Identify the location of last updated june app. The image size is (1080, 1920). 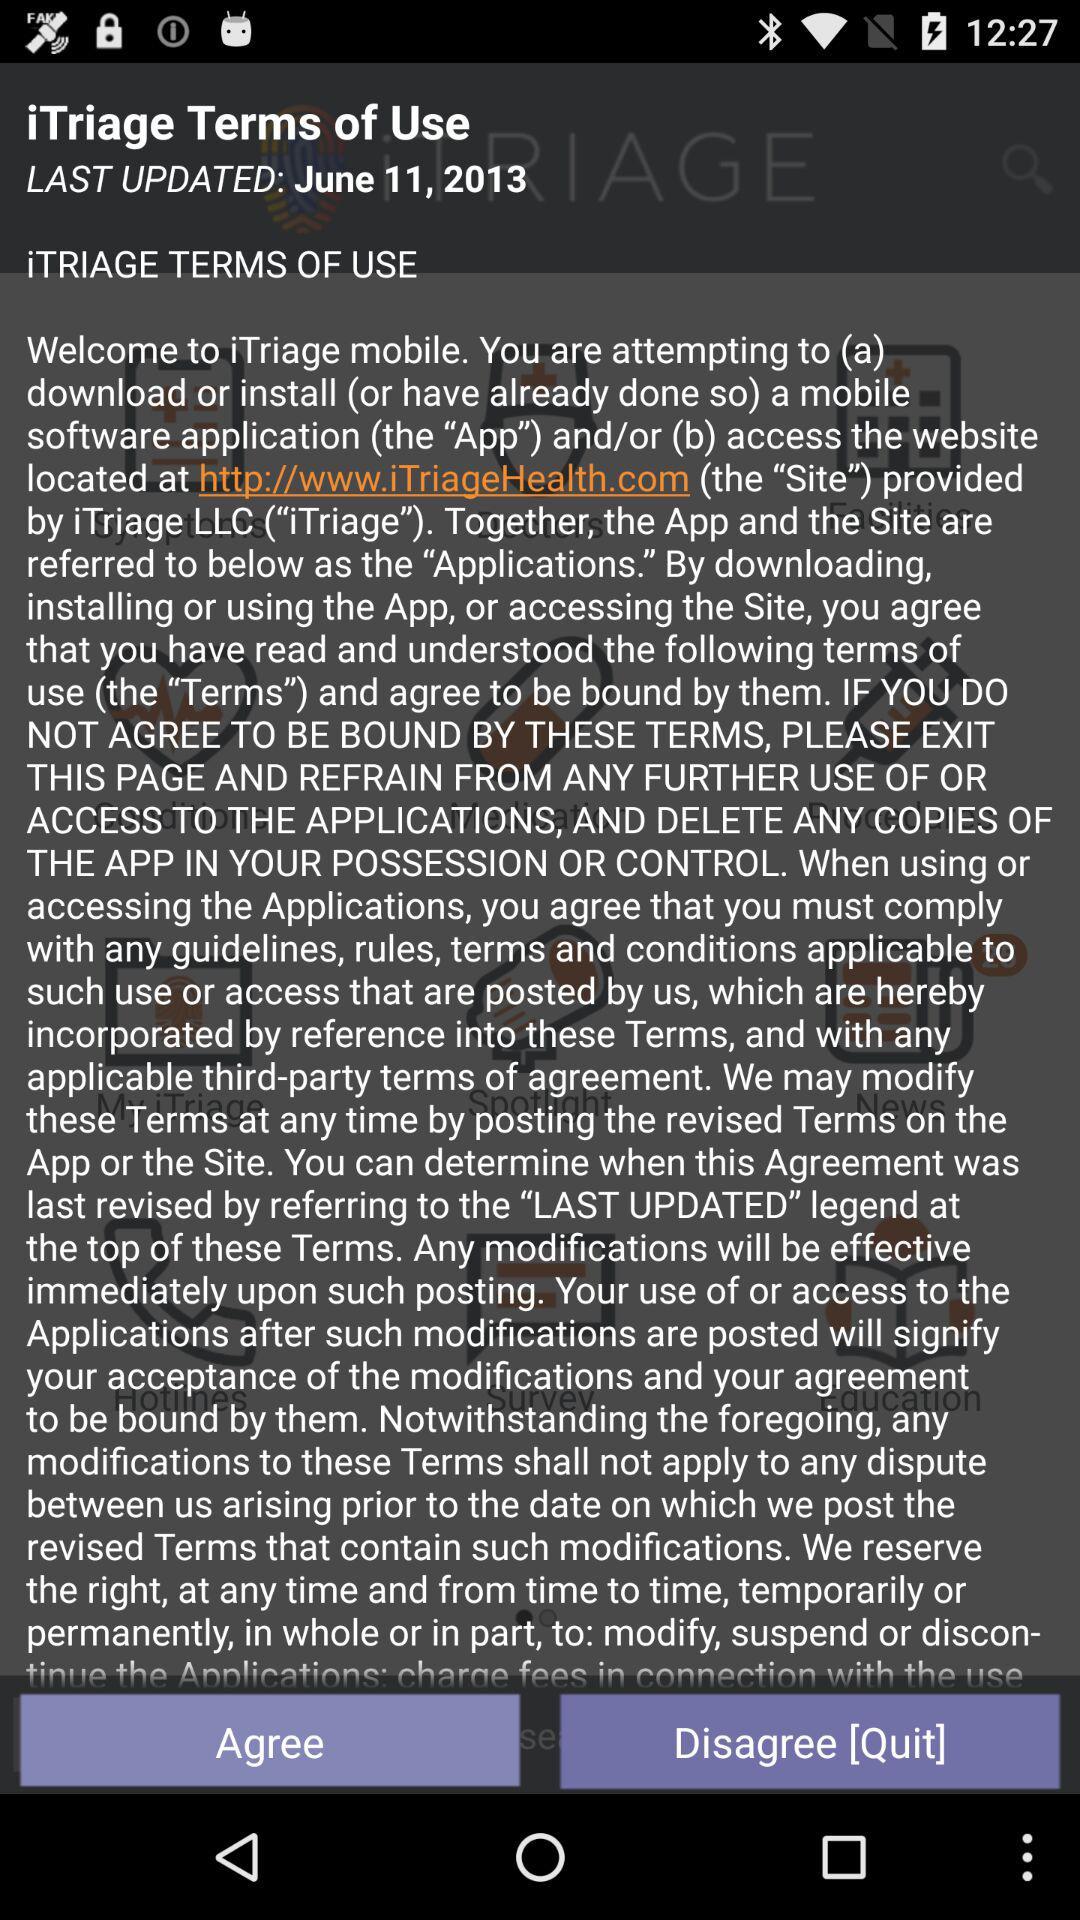
(540, 920).